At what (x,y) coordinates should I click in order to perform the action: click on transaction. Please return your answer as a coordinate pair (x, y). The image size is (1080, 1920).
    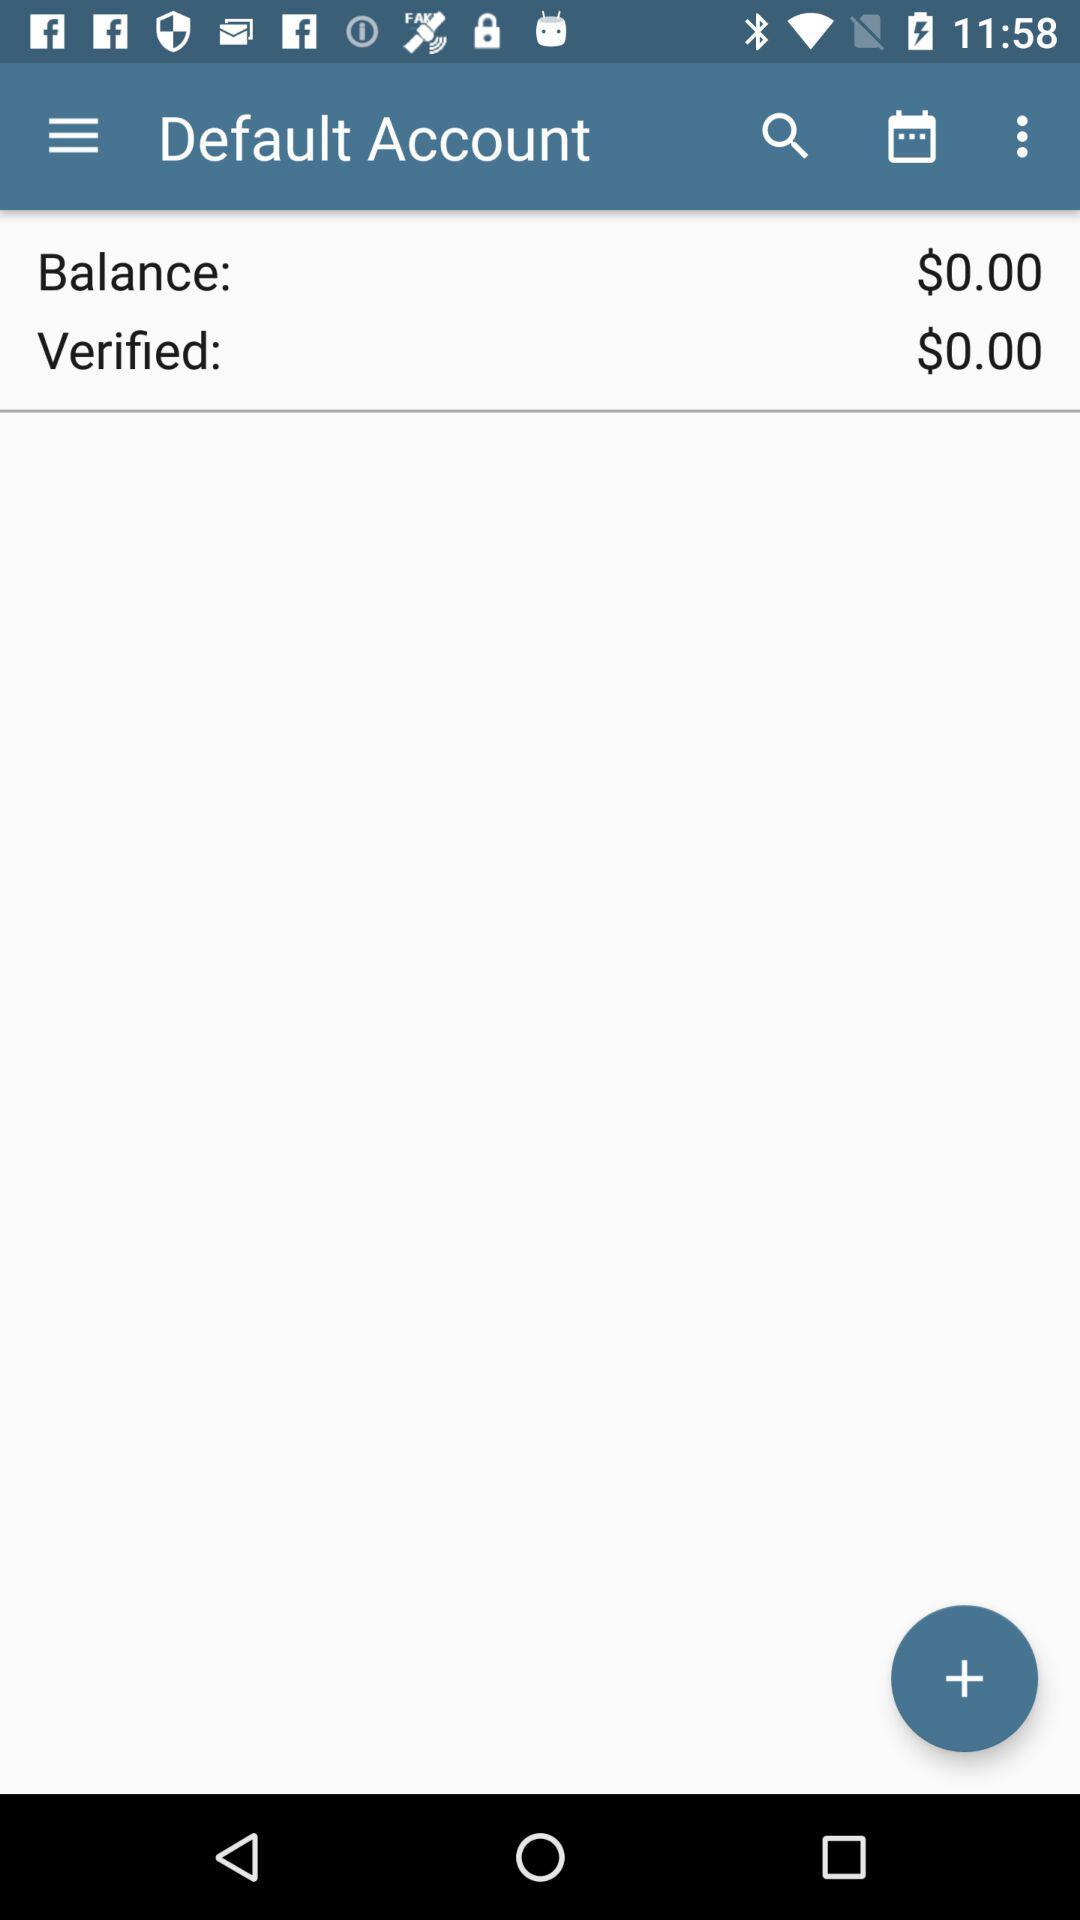
    Looking at the image, I should click on (963, 1678).